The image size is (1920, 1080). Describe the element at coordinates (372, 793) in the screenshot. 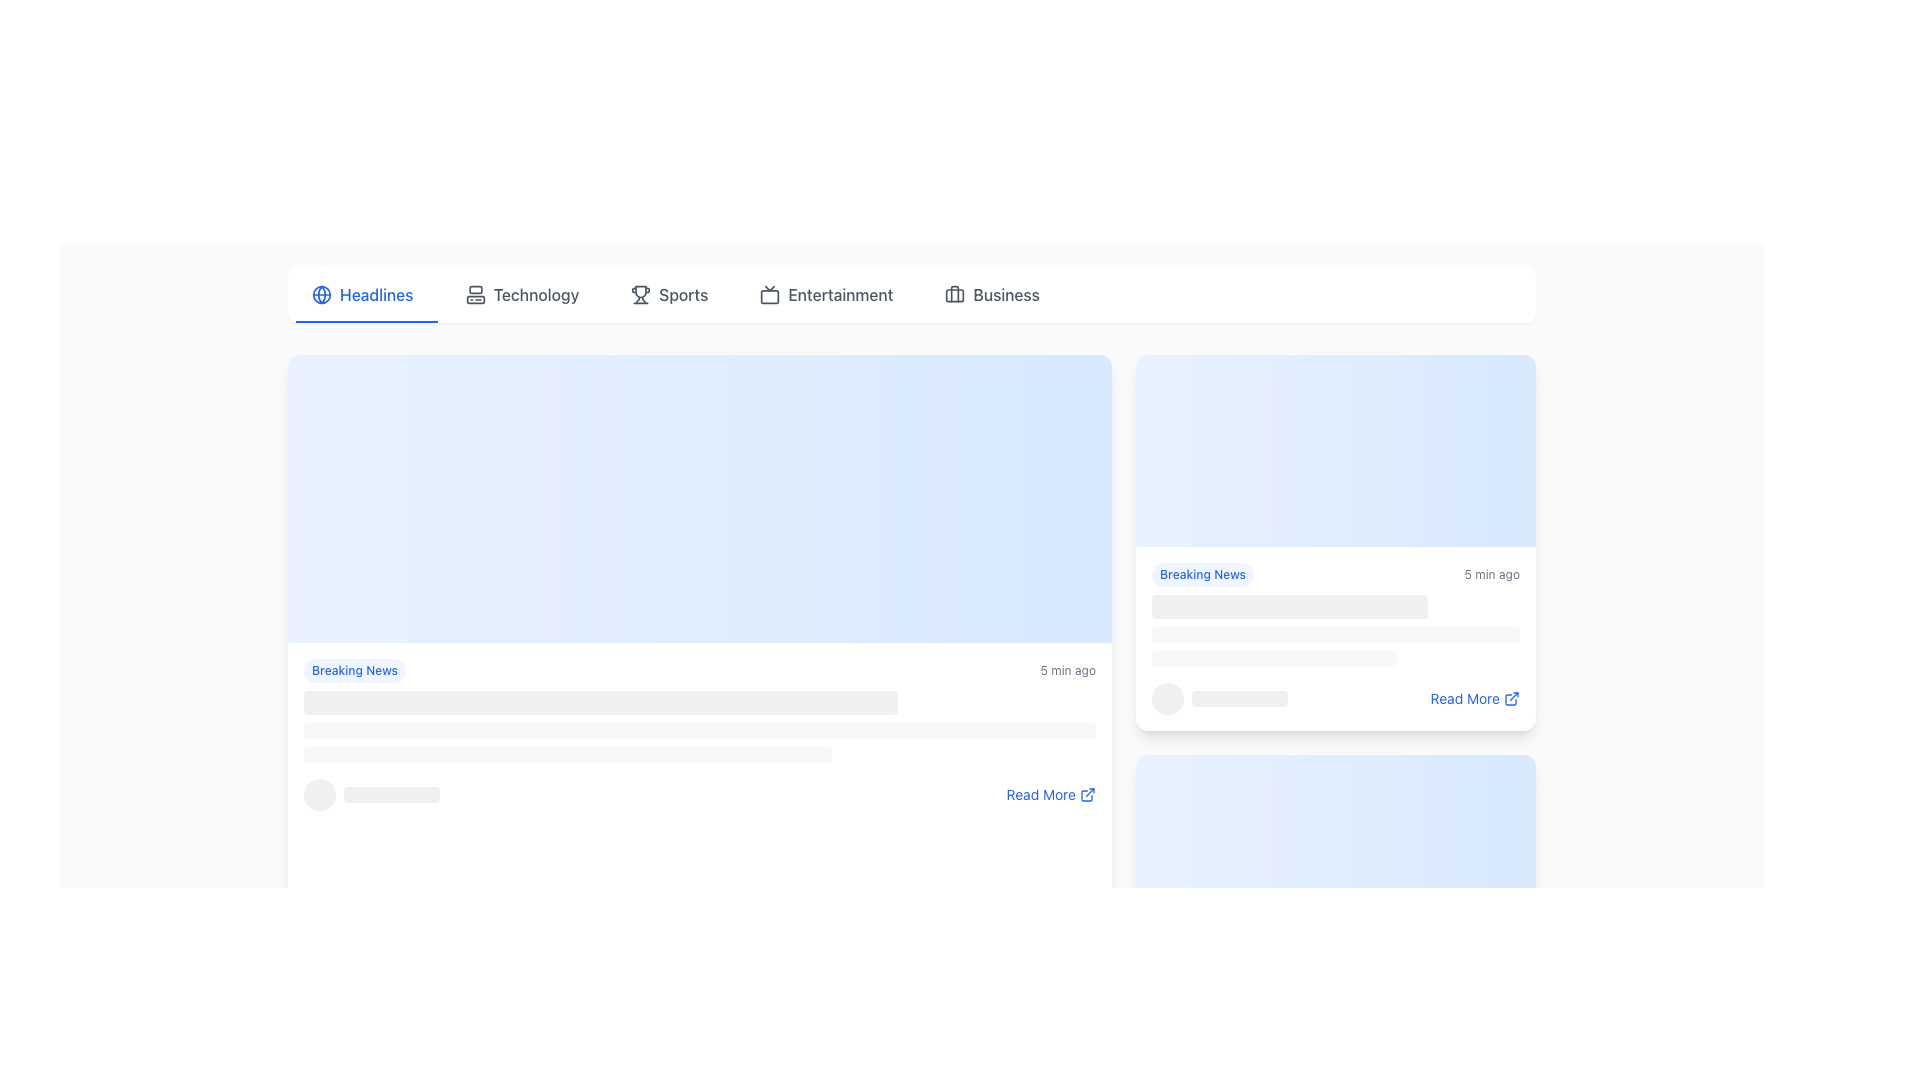

I see `the Loading placeholder, which consists of a circular and a rectangular component arranged horizontally, positioned on the lower part of the main content area under the 'Breaking News' headline` at that location.